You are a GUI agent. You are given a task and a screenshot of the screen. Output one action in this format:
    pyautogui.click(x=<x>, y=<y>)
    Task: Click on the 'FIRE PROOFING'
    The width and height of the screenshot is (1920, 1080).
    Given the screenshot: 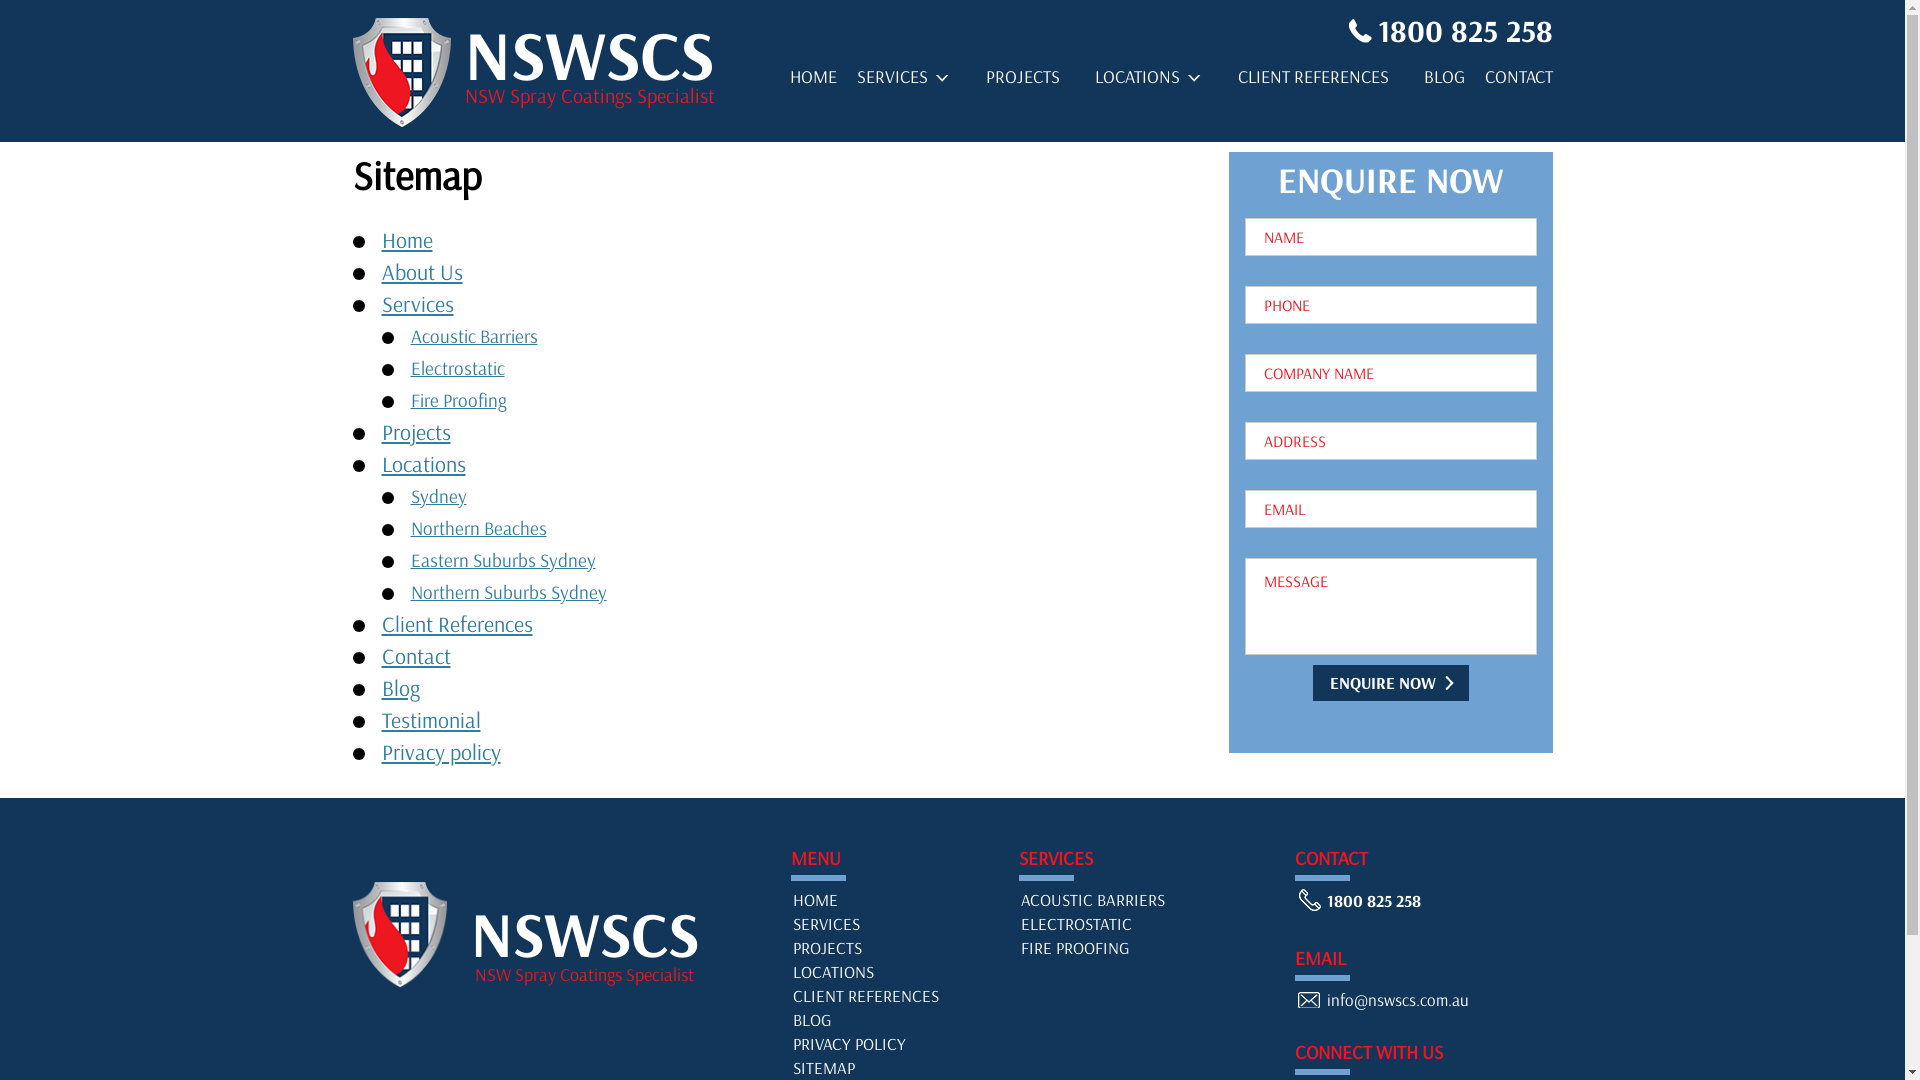 What is the action you would take?
    pyautogui.click(x=1073, y=946)
    